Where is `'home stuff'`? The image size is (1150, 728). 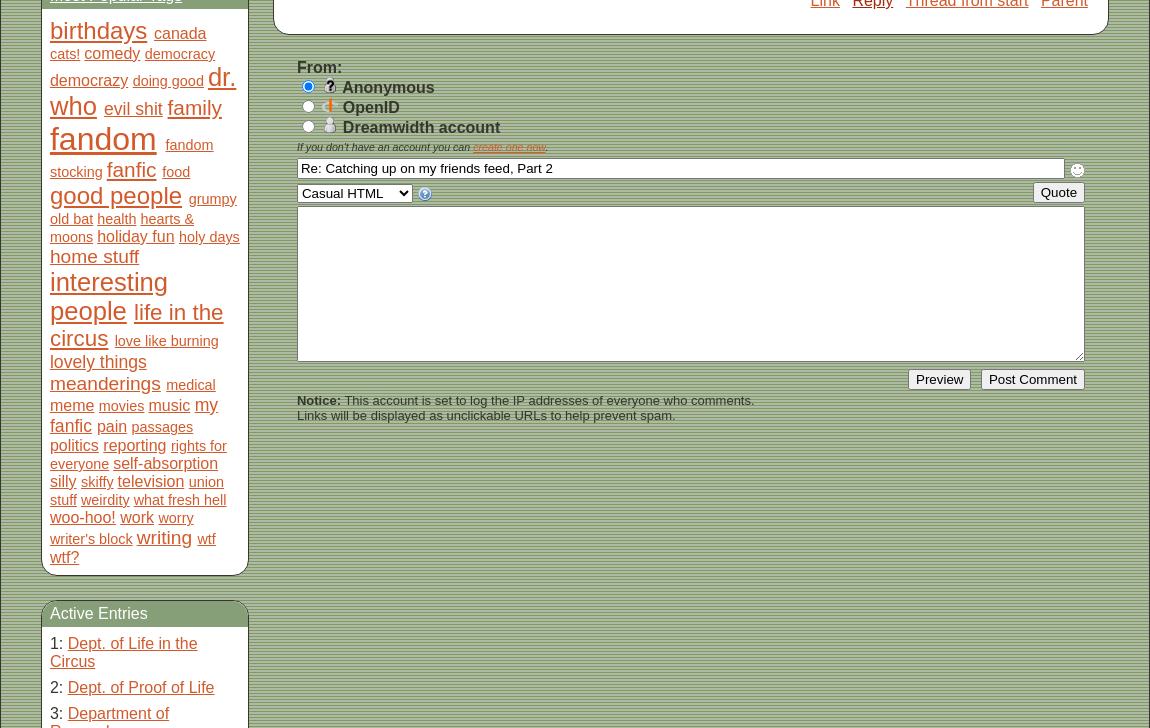
'home stuff' is located at coordinates (92, 256).